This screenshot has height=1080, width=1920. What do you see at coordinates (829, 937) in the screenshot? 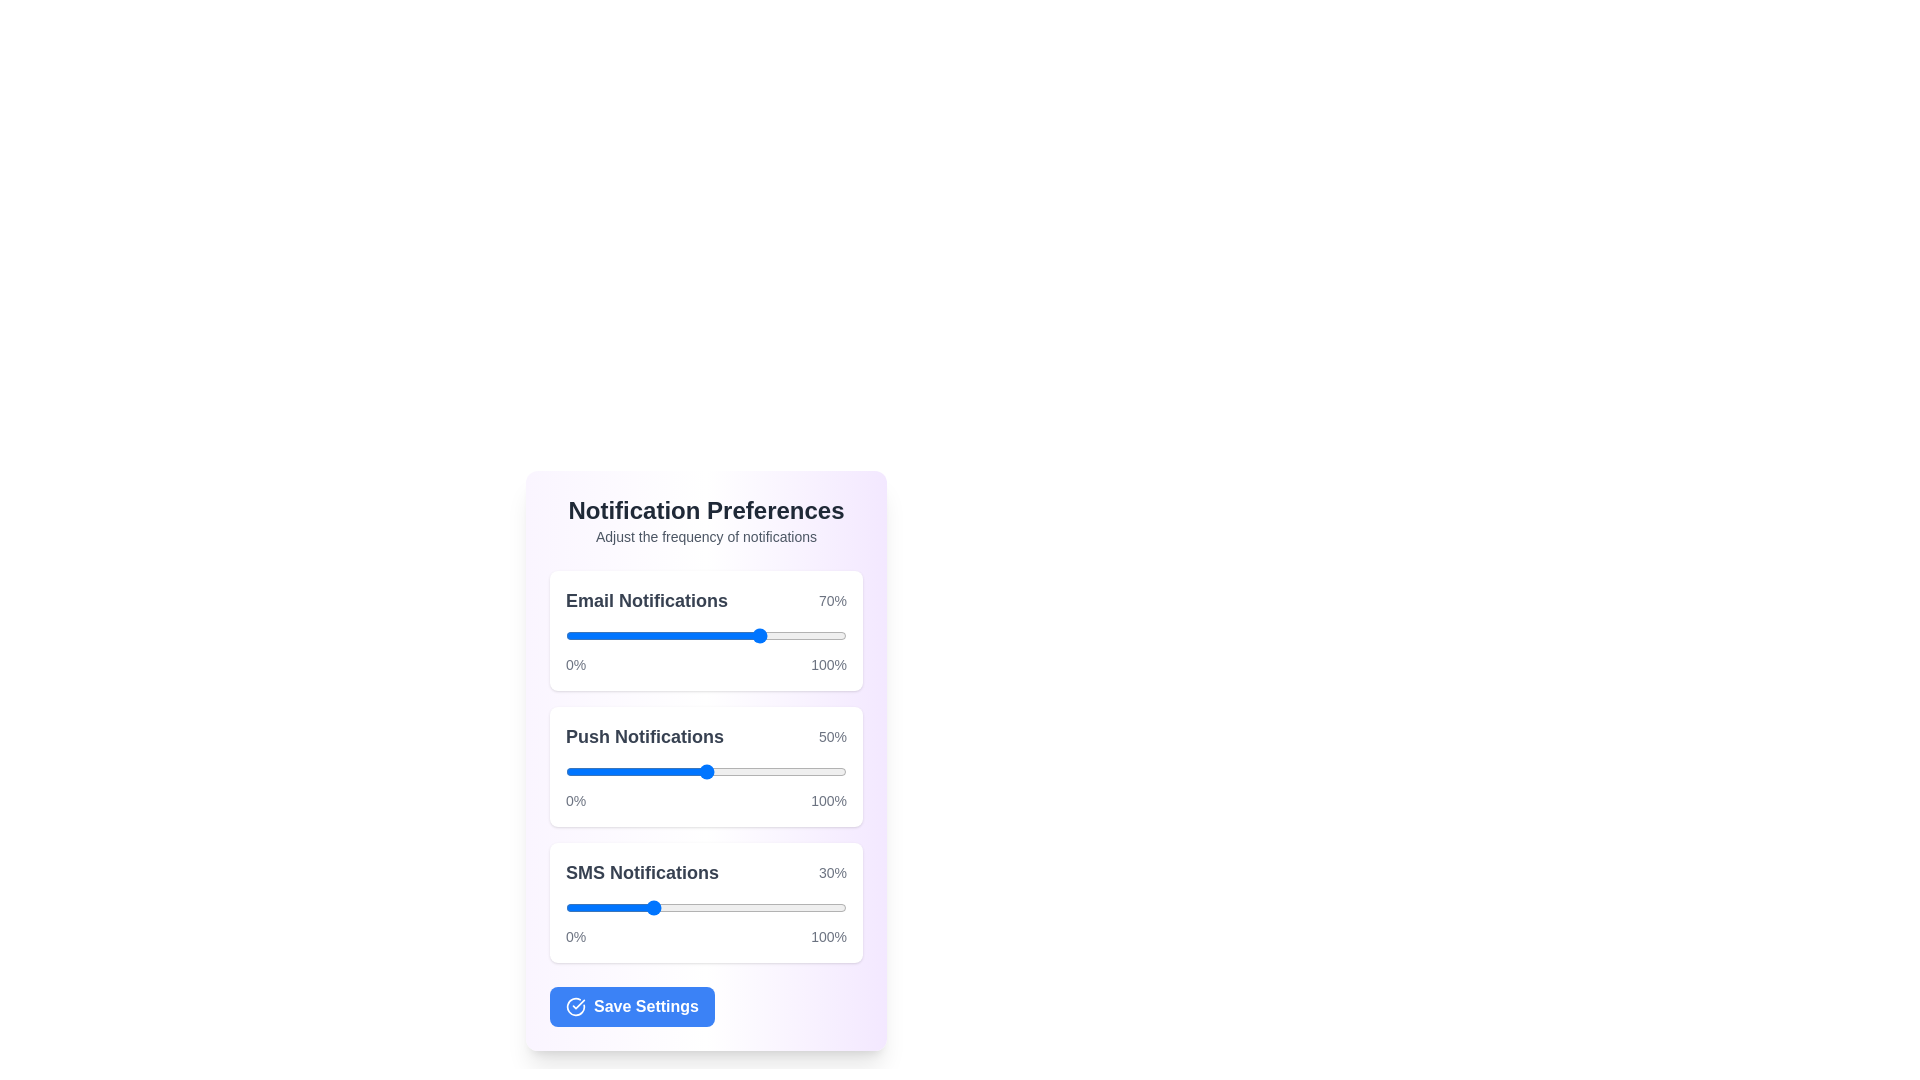
I see `the static text label displaying '100%', which signifies the maximum value for the SMS Notifications slider component` at bounding box center [829, 937].